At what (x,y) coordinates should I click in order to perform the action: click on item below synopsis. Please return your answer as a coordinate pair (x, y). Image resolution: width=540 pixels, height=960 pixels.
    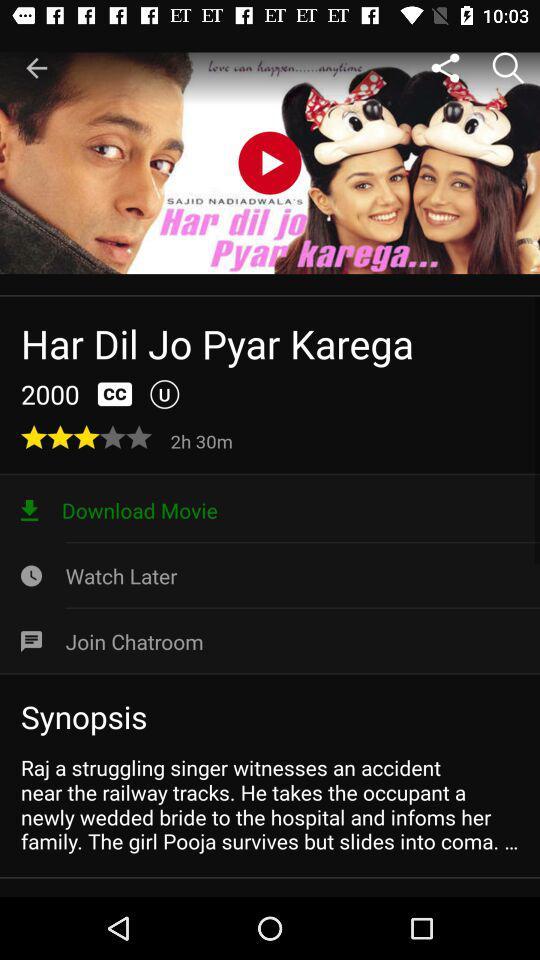
    Looking at the image, I should click on (270, 804).